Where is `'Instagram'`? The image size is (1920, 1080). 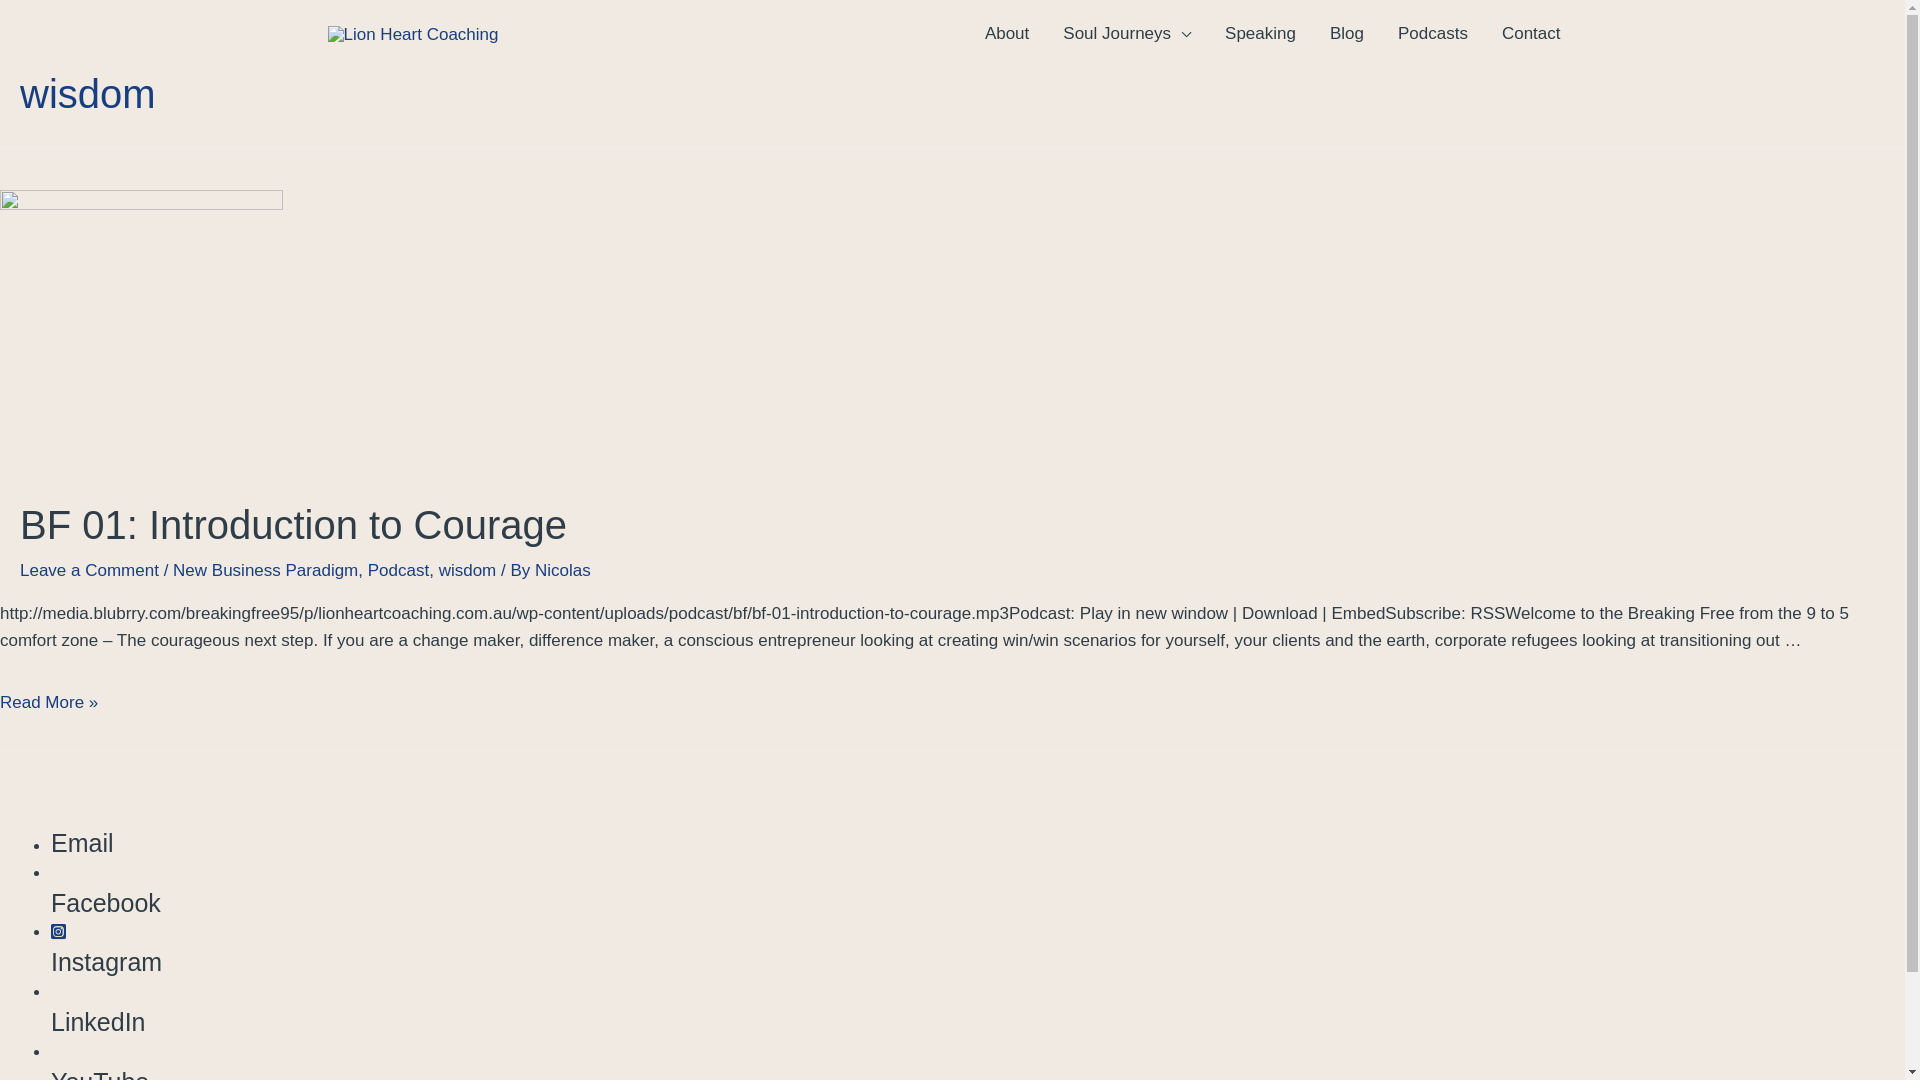 'Instagram' is located at coordinates (978, 947).